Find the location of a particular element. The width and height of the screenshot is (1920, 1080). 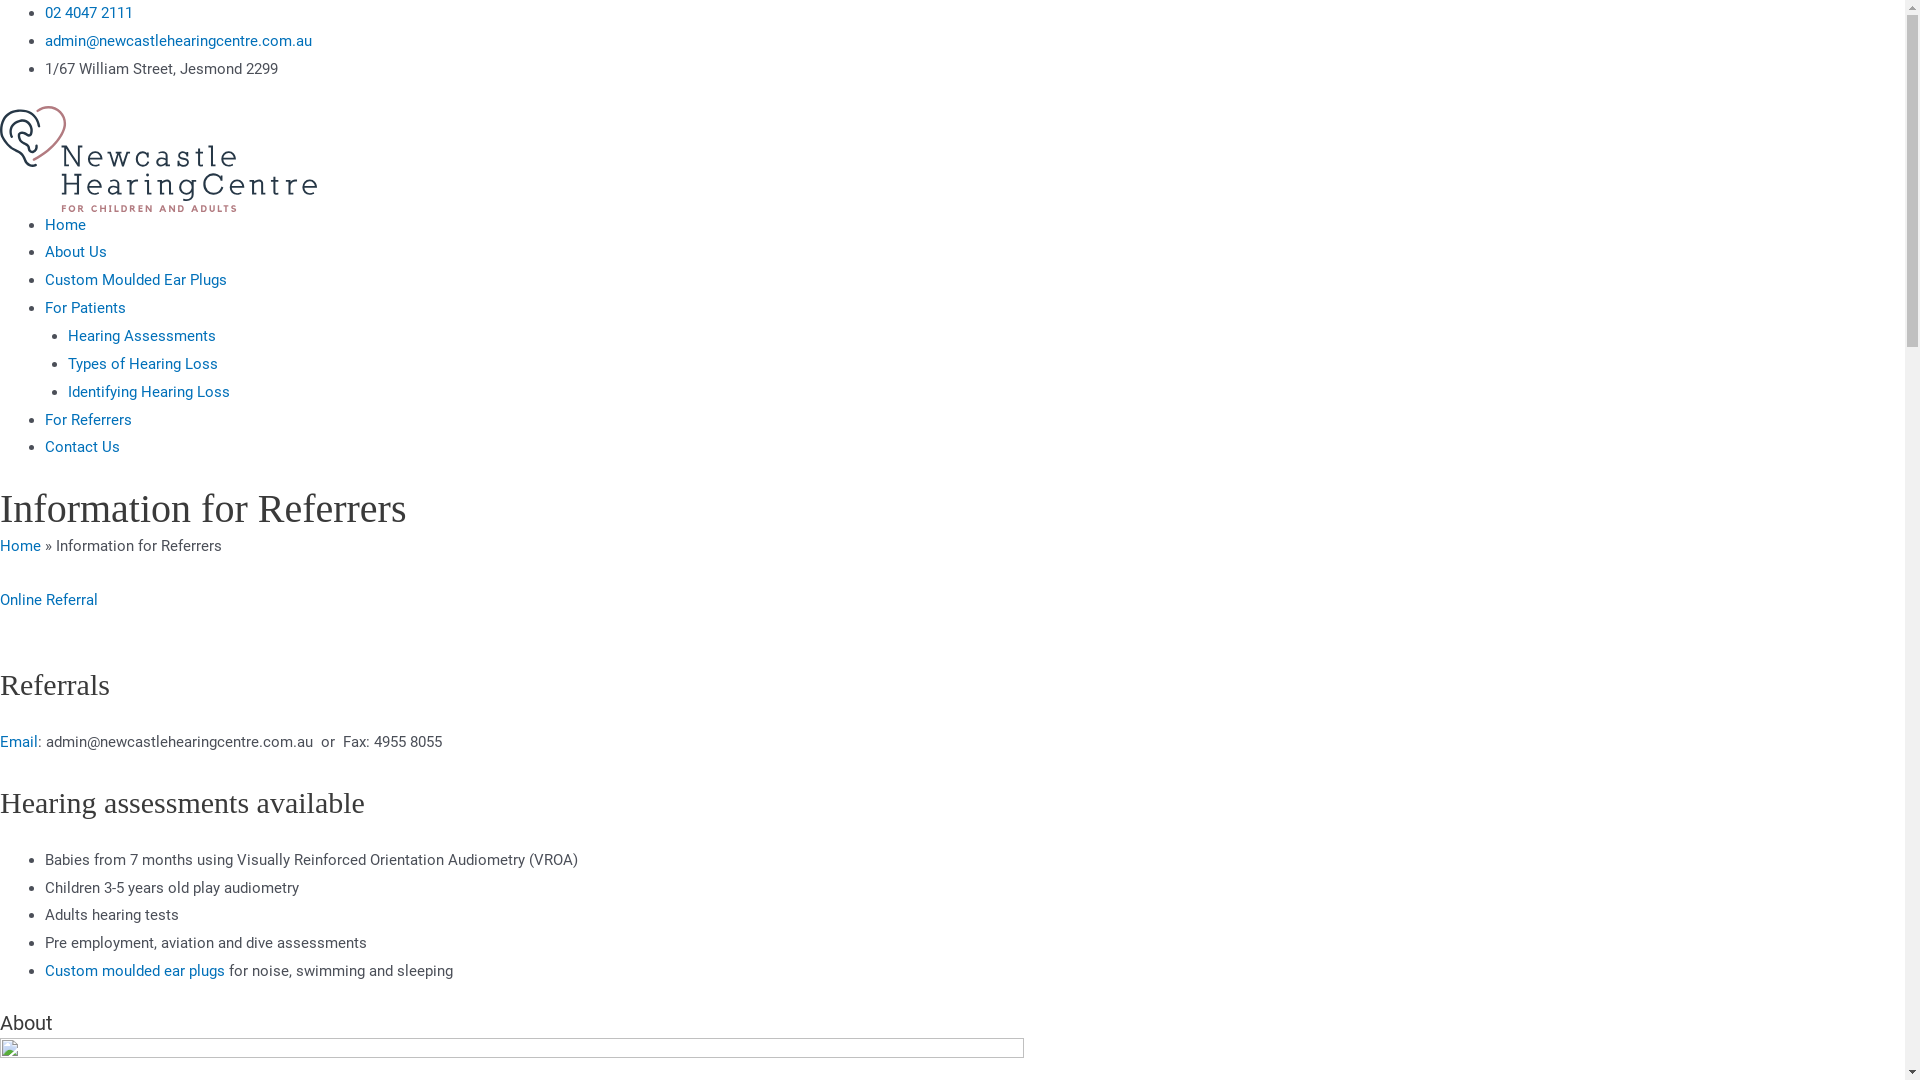

'Hearing Assessments' is located at coordinates (141, 334).